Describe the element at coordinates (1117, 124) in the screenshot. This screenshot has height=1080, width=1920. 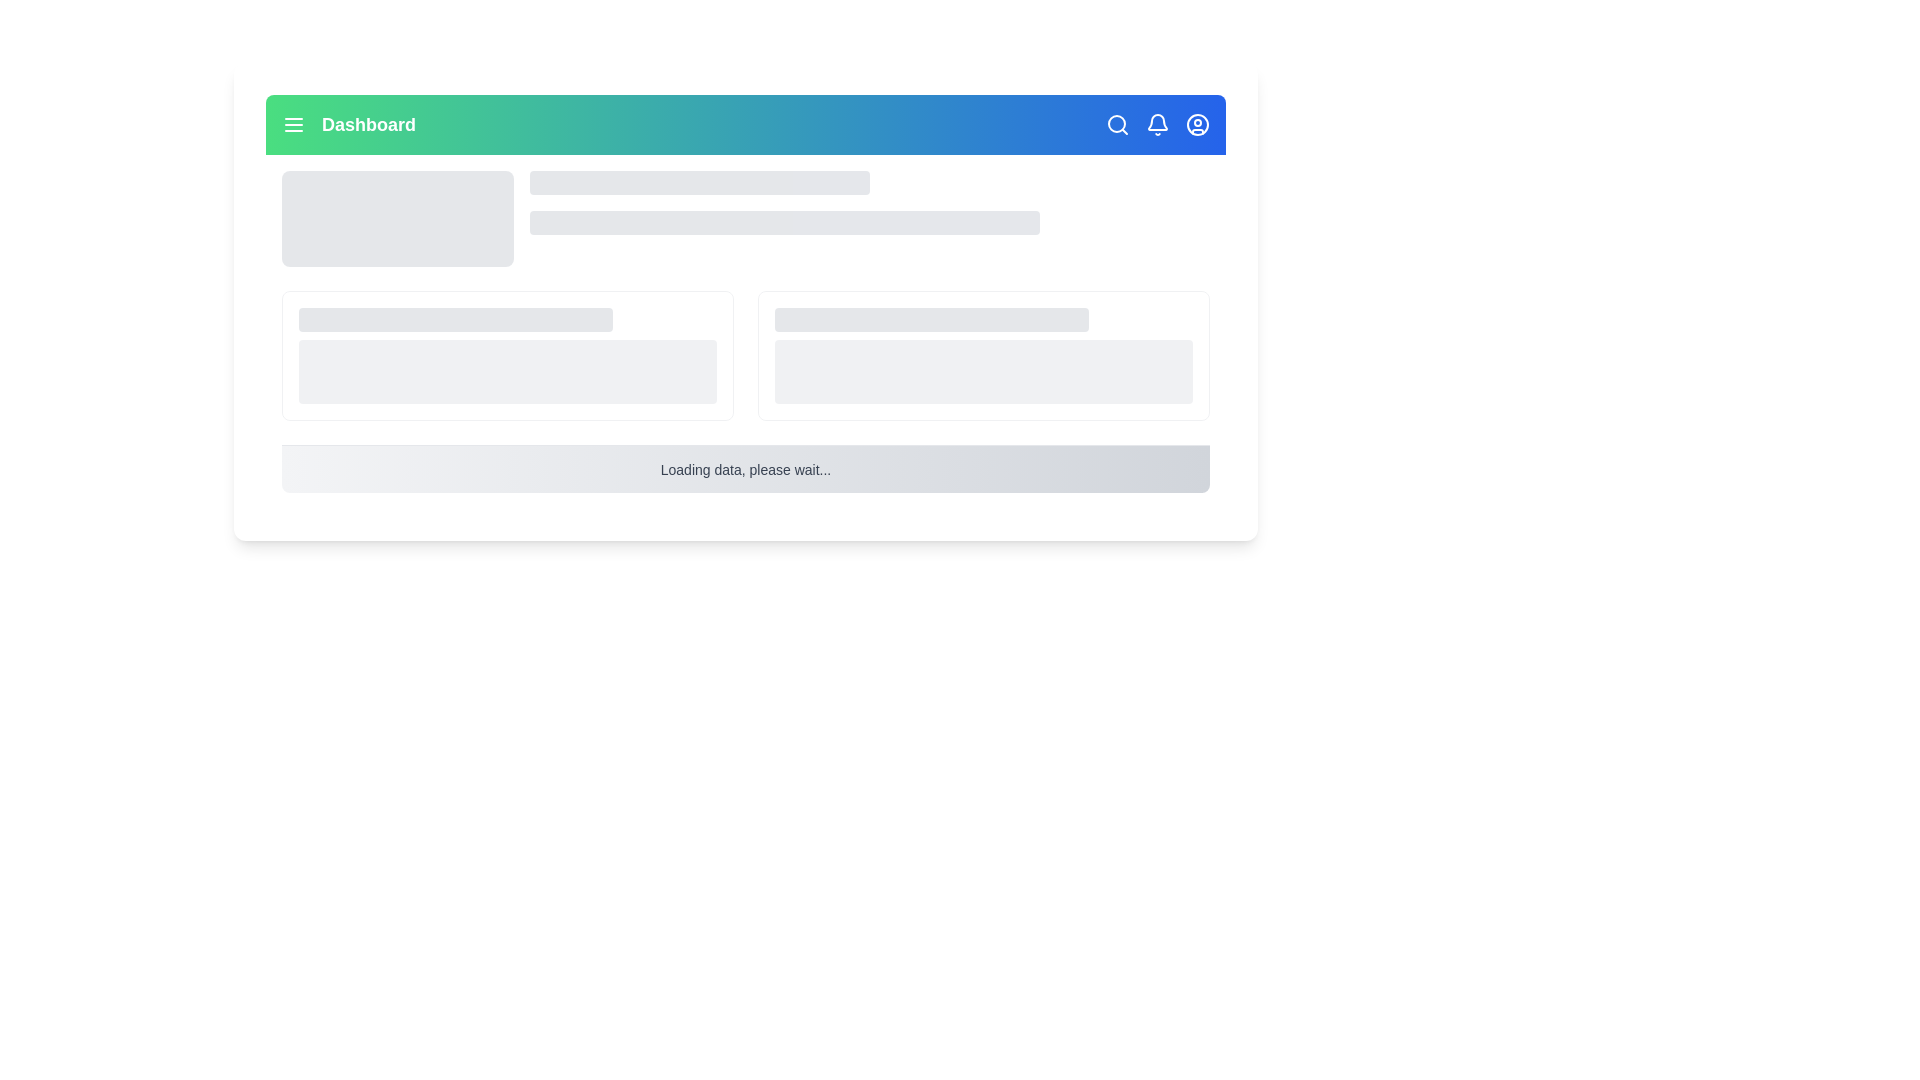
I see `the magnifying glass icon located in the top-right section of the interface within a blue bar, as it is the first icon among three` at that location.